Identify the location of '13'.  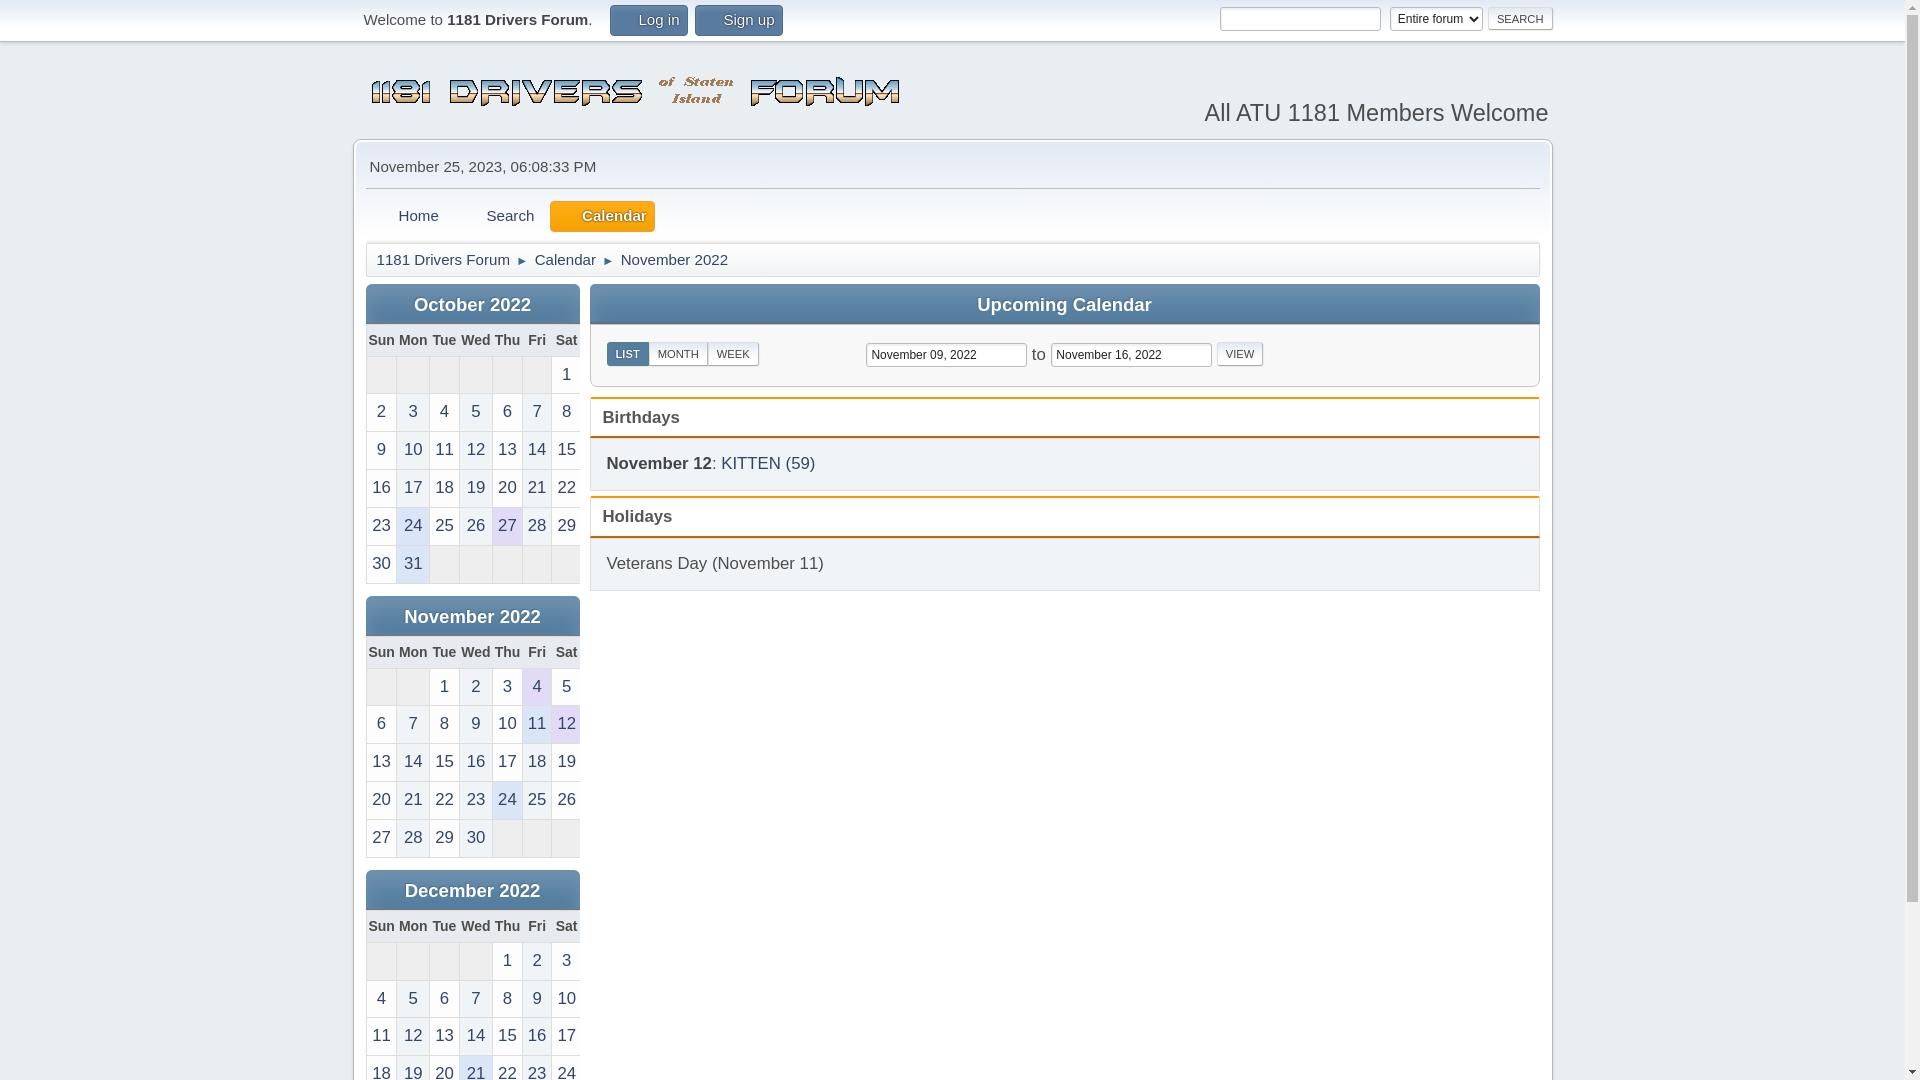
(507, 450).